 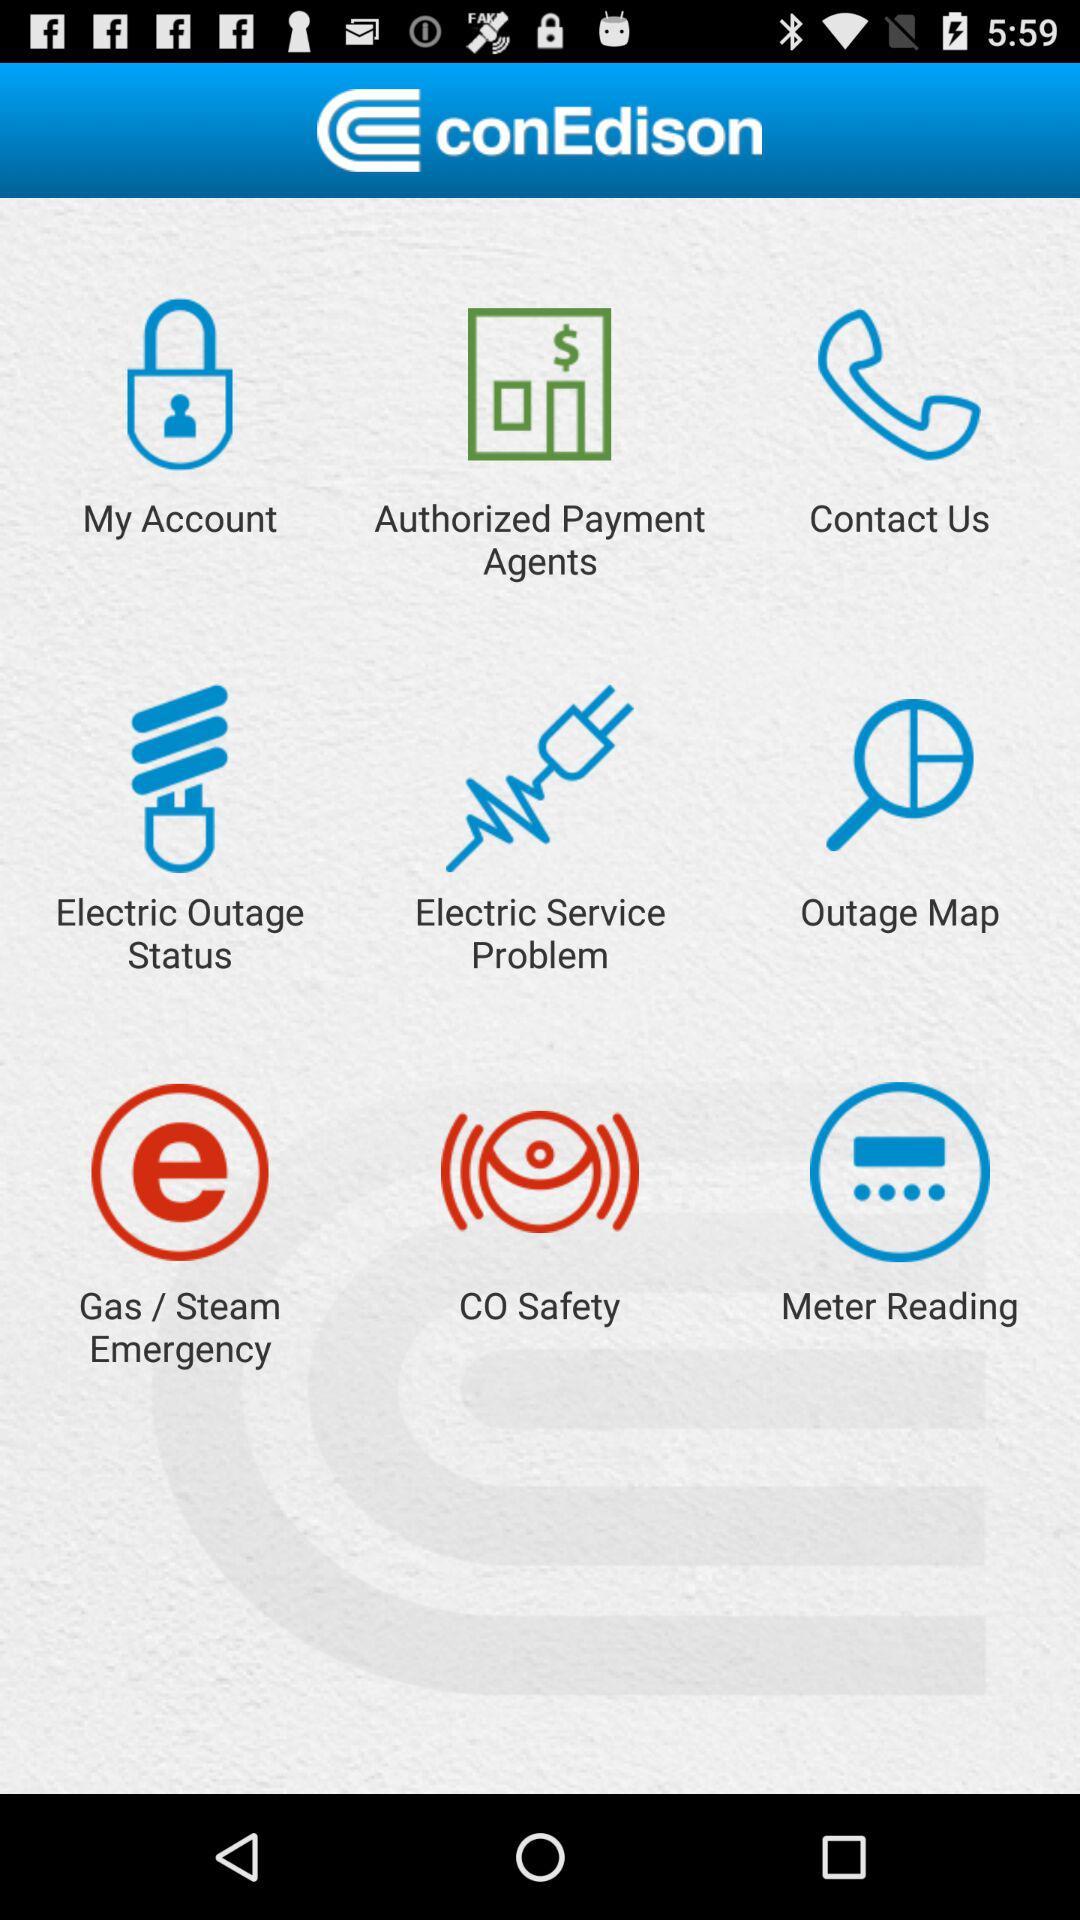 I want to click on my account, so click(x=180, y=384).